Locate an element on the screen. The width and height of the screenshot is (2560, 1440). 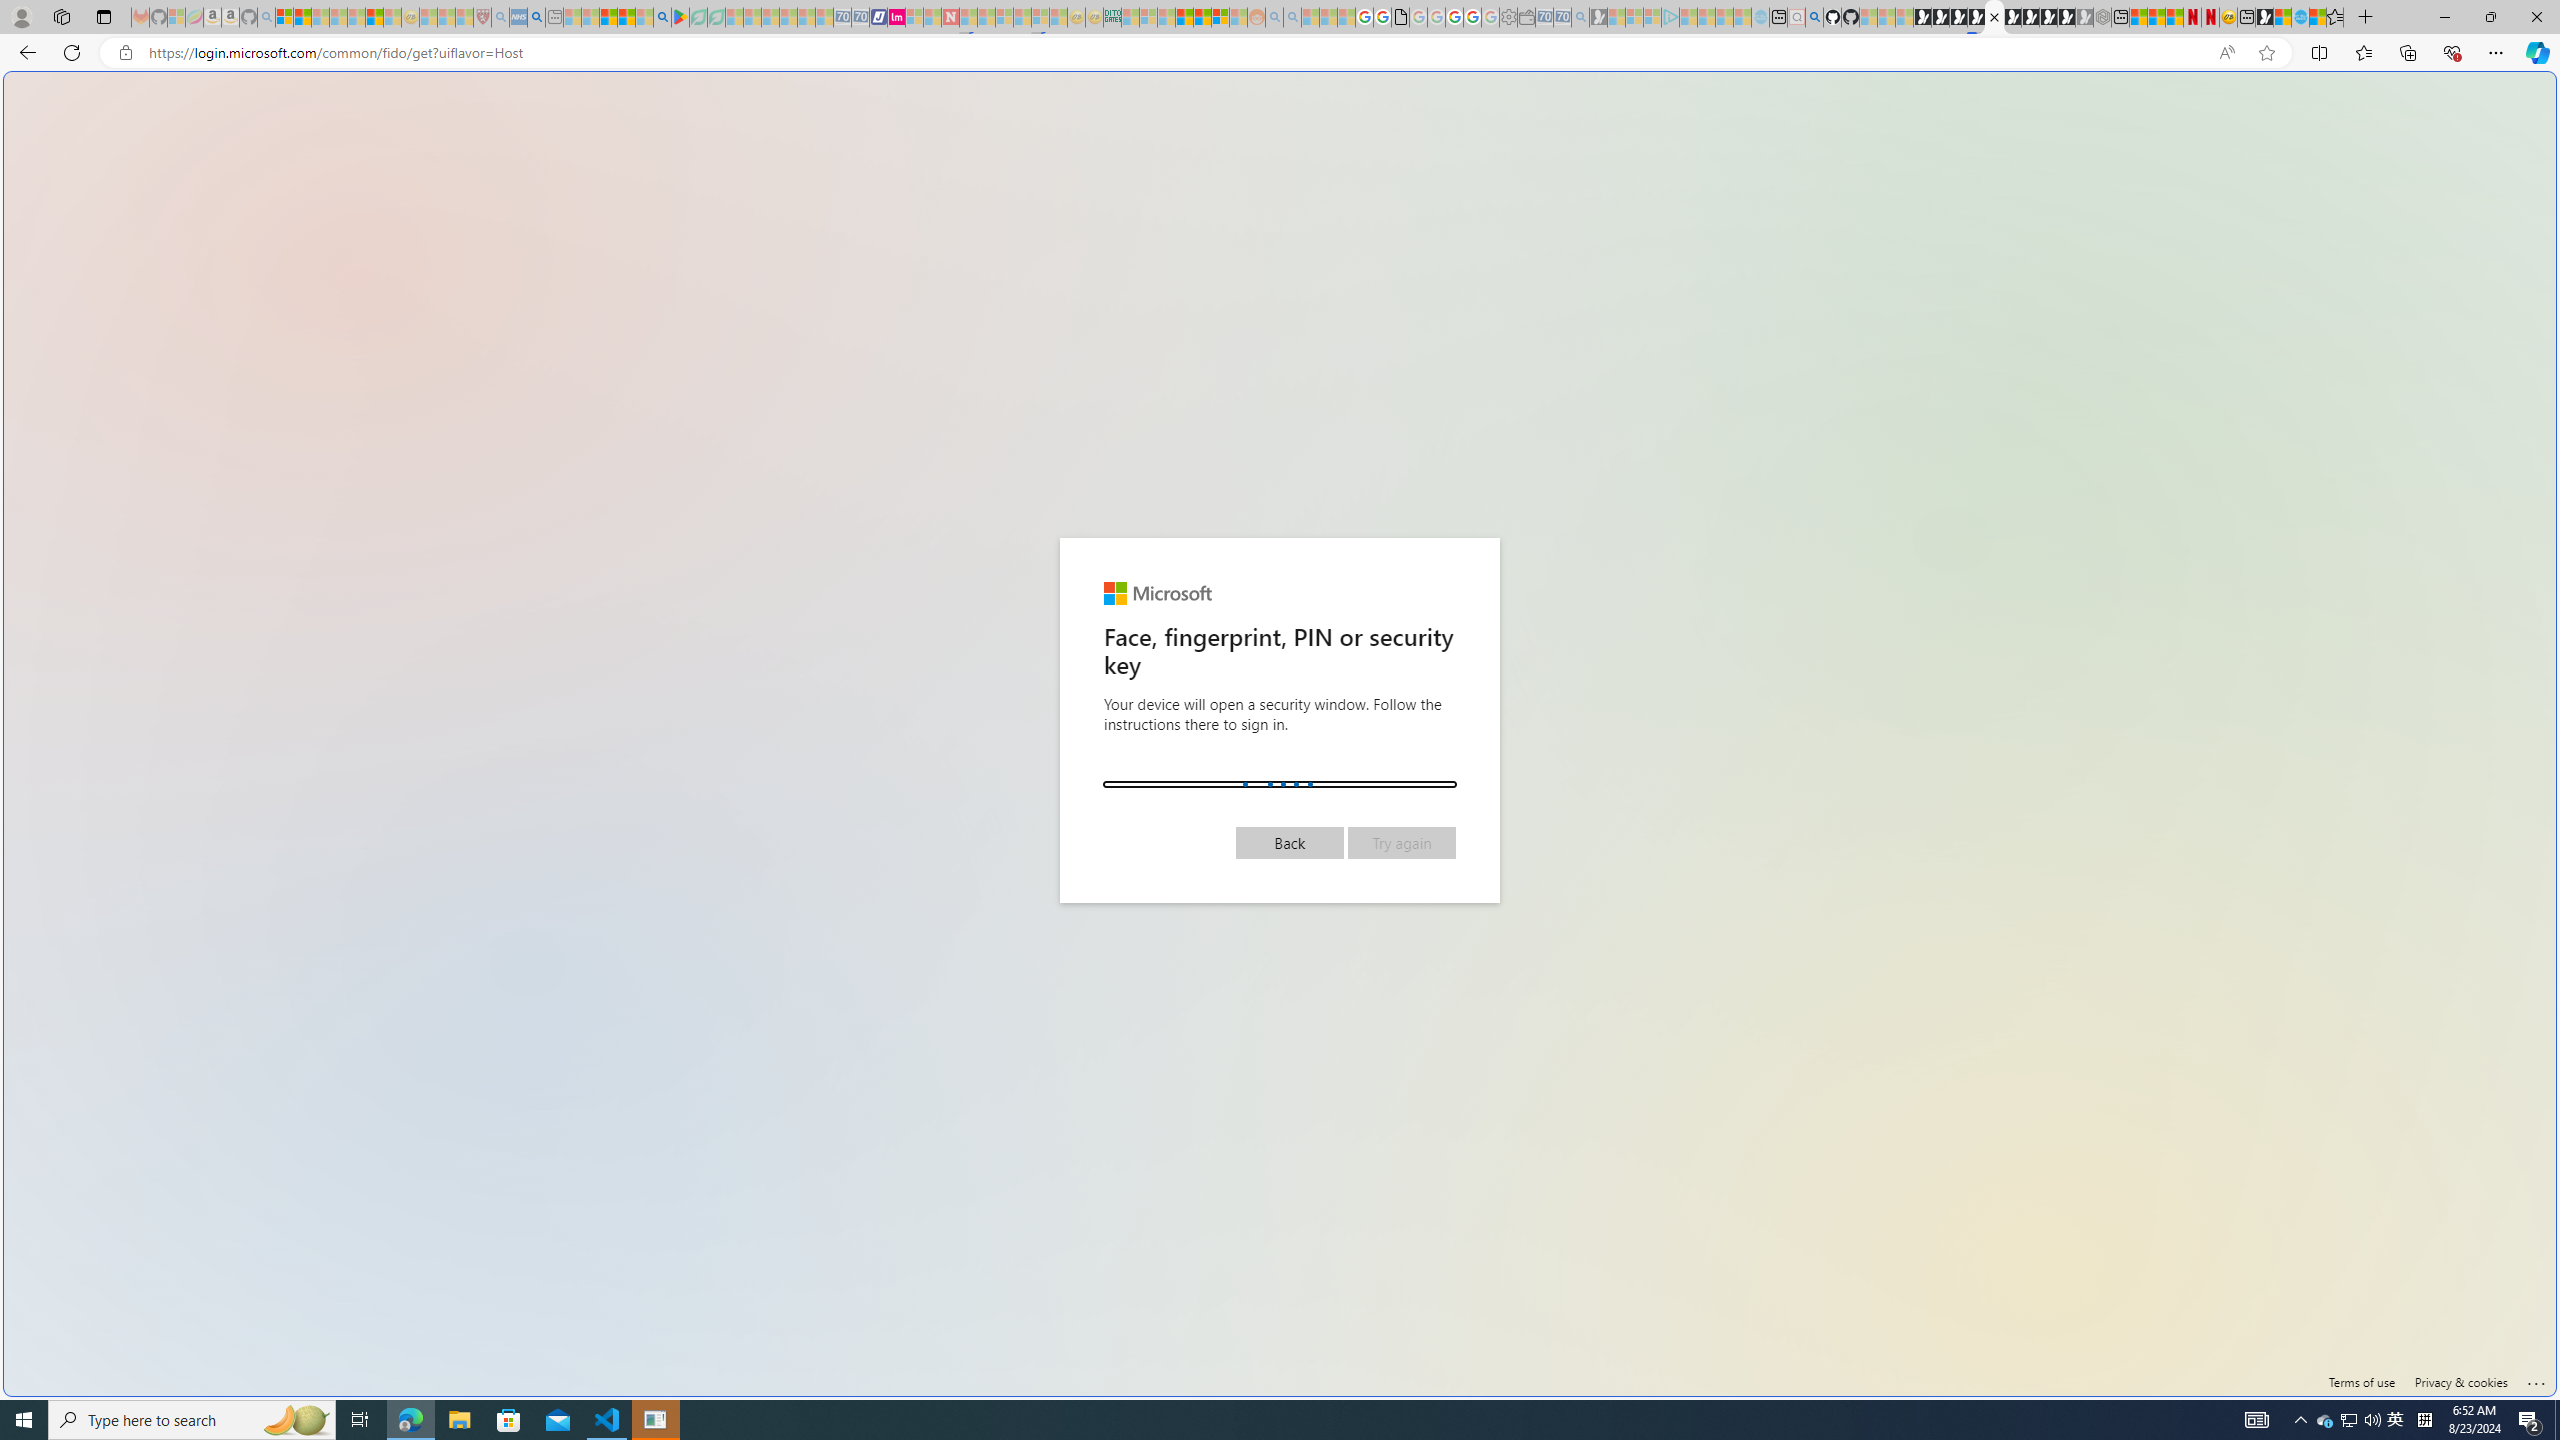
'Wallet - Sleeping' is located at coordinates (1524, 16).